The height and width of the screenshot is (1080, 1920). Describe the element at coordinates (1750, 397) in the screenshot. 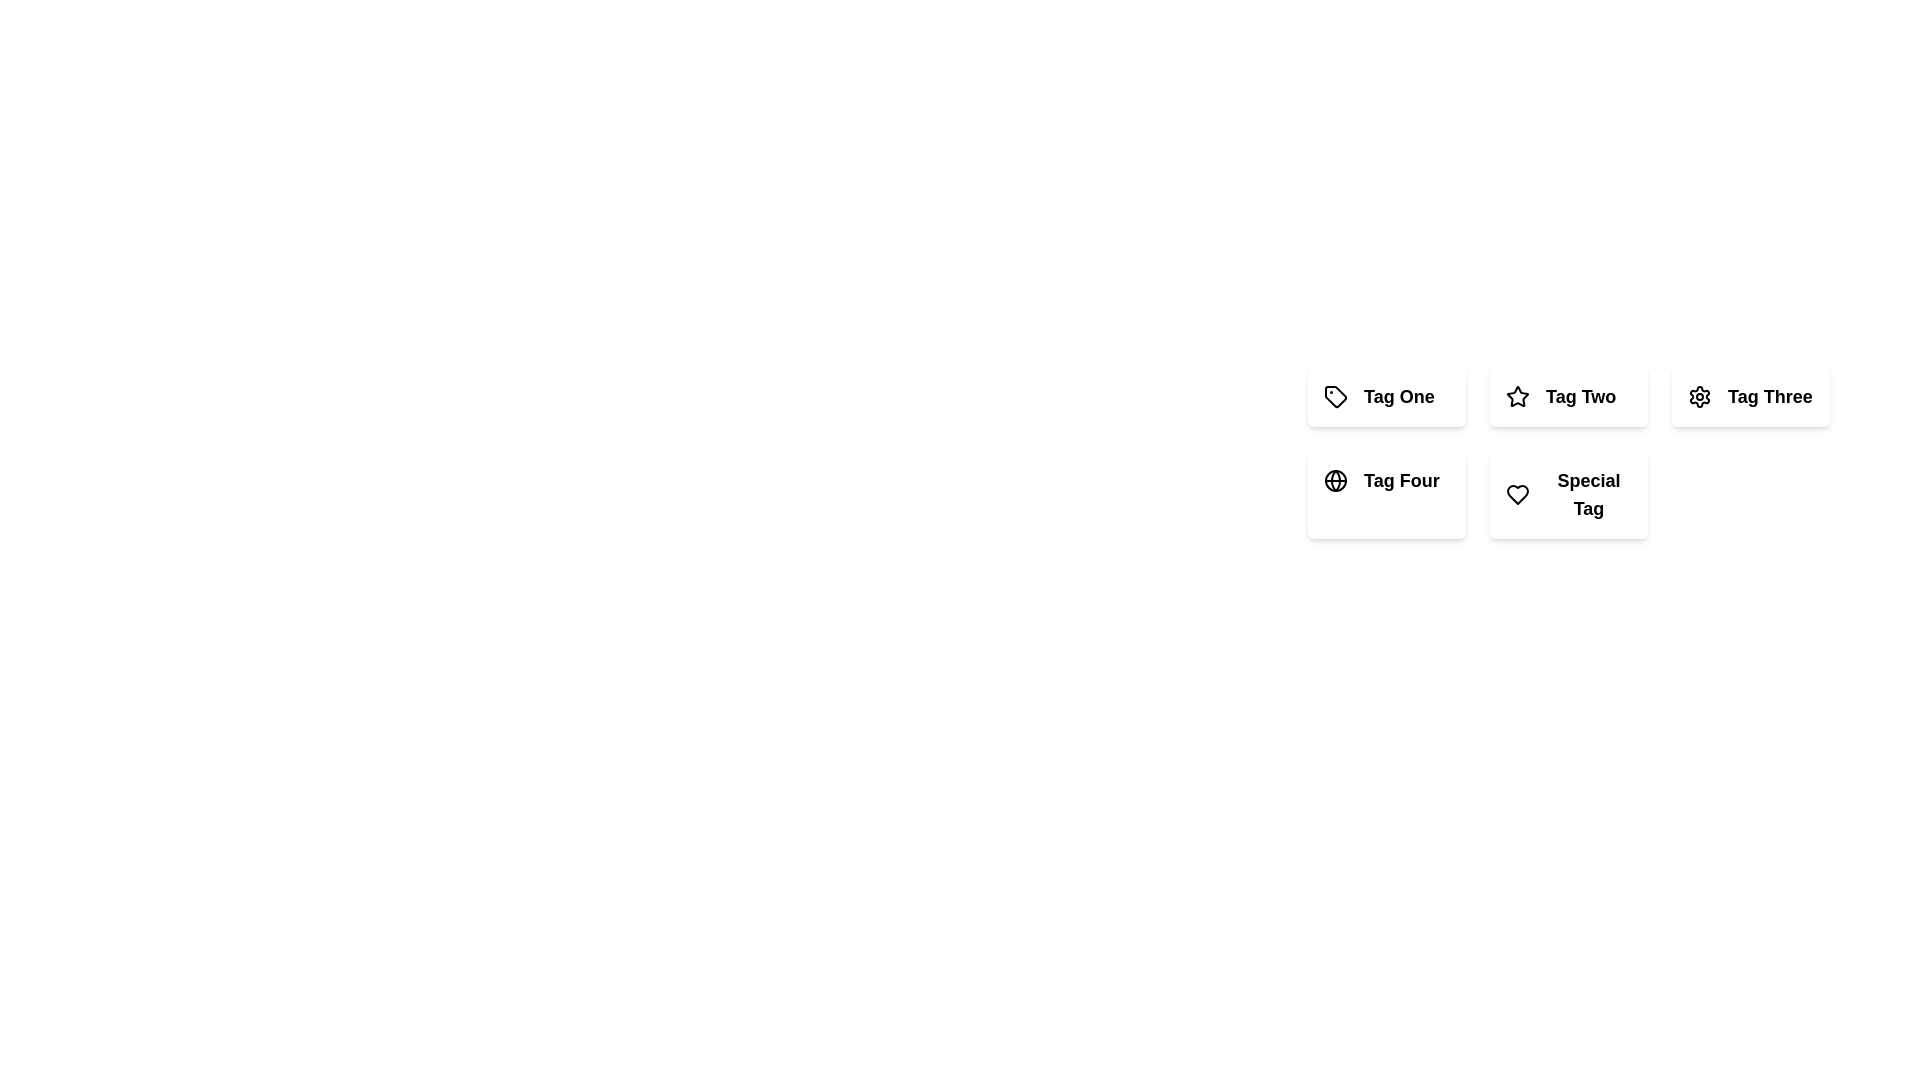

I see `the Card-style button labeled 'Tag Three' which is positioned as the third item in the top row of the grid layout` at that location.